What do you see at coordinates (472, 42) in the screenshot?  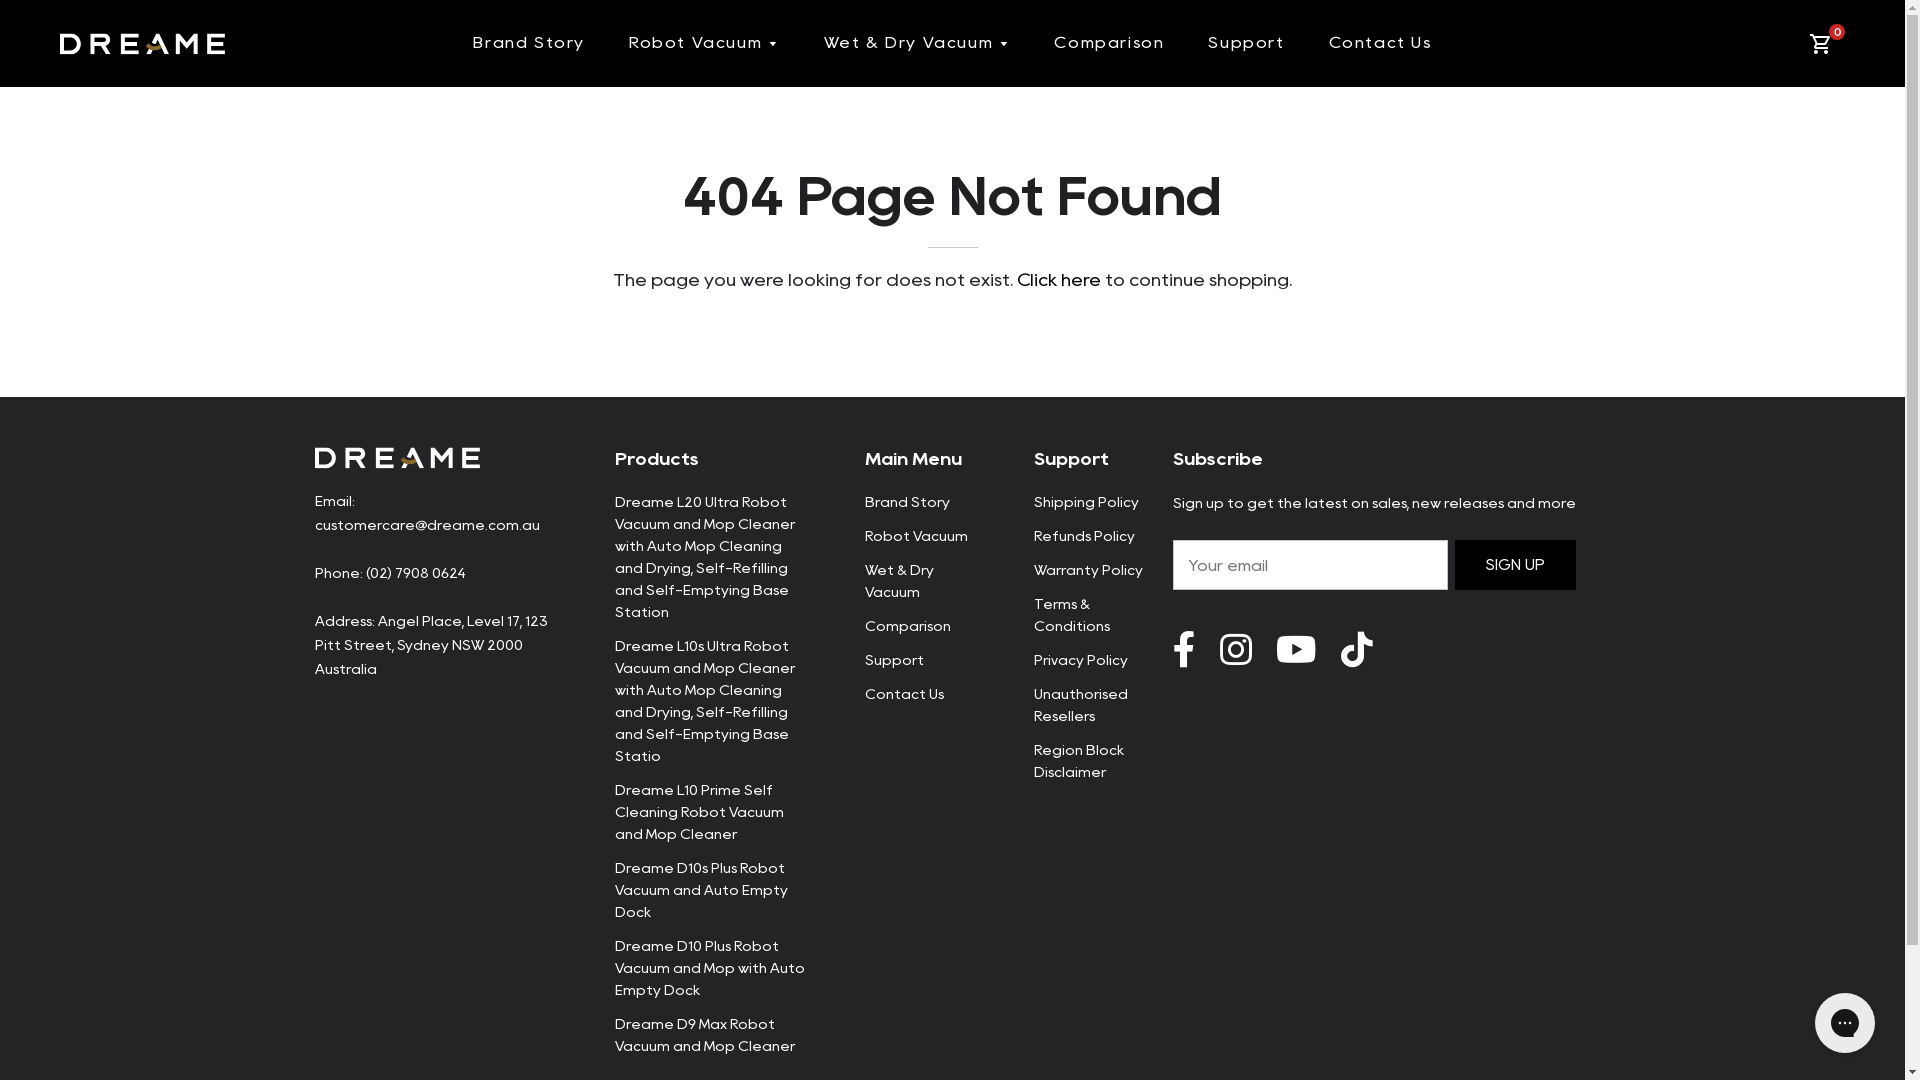 I see `'Brand Story'` at bounding box center [472, 42].